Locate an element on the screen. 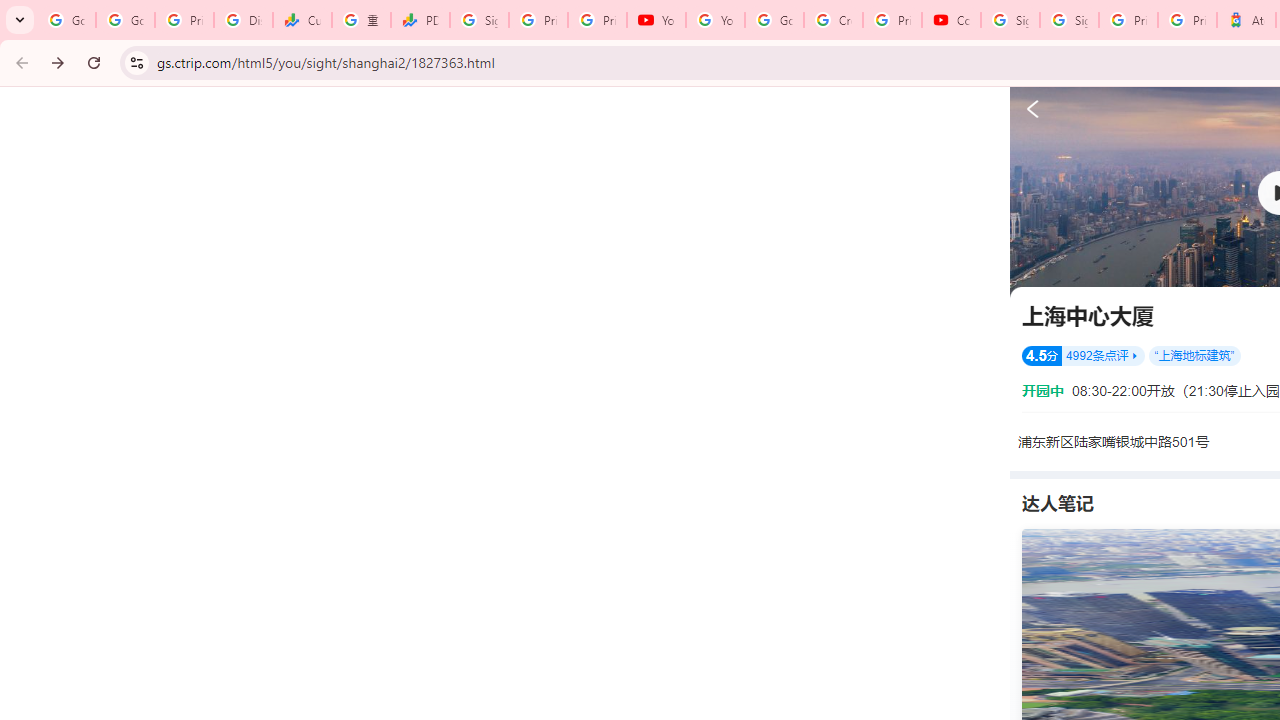 This screenshot has height=720, width=1280. 'Sign in - Google Accounts' is located at coordinates (1010, 20).